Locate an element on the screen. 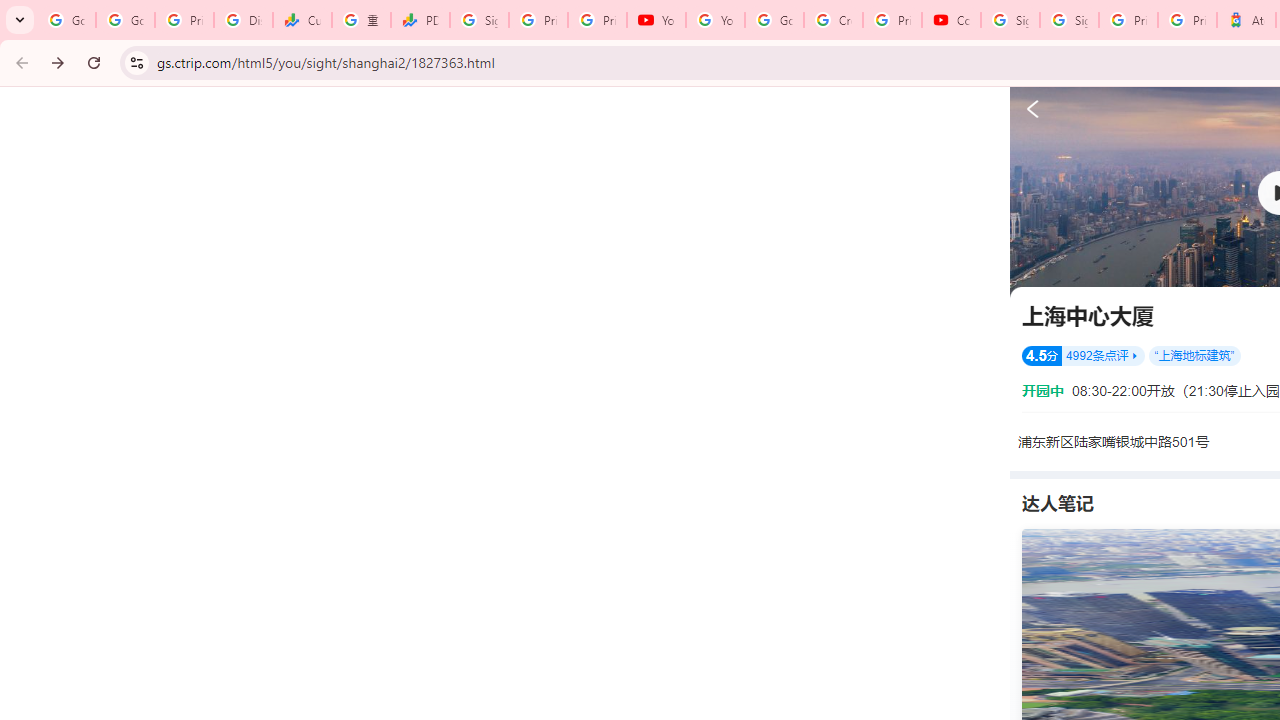 This screenshot has height=720, width=1280. 'Sign in - Google Accounts' is located at coordinates (1010, 20).